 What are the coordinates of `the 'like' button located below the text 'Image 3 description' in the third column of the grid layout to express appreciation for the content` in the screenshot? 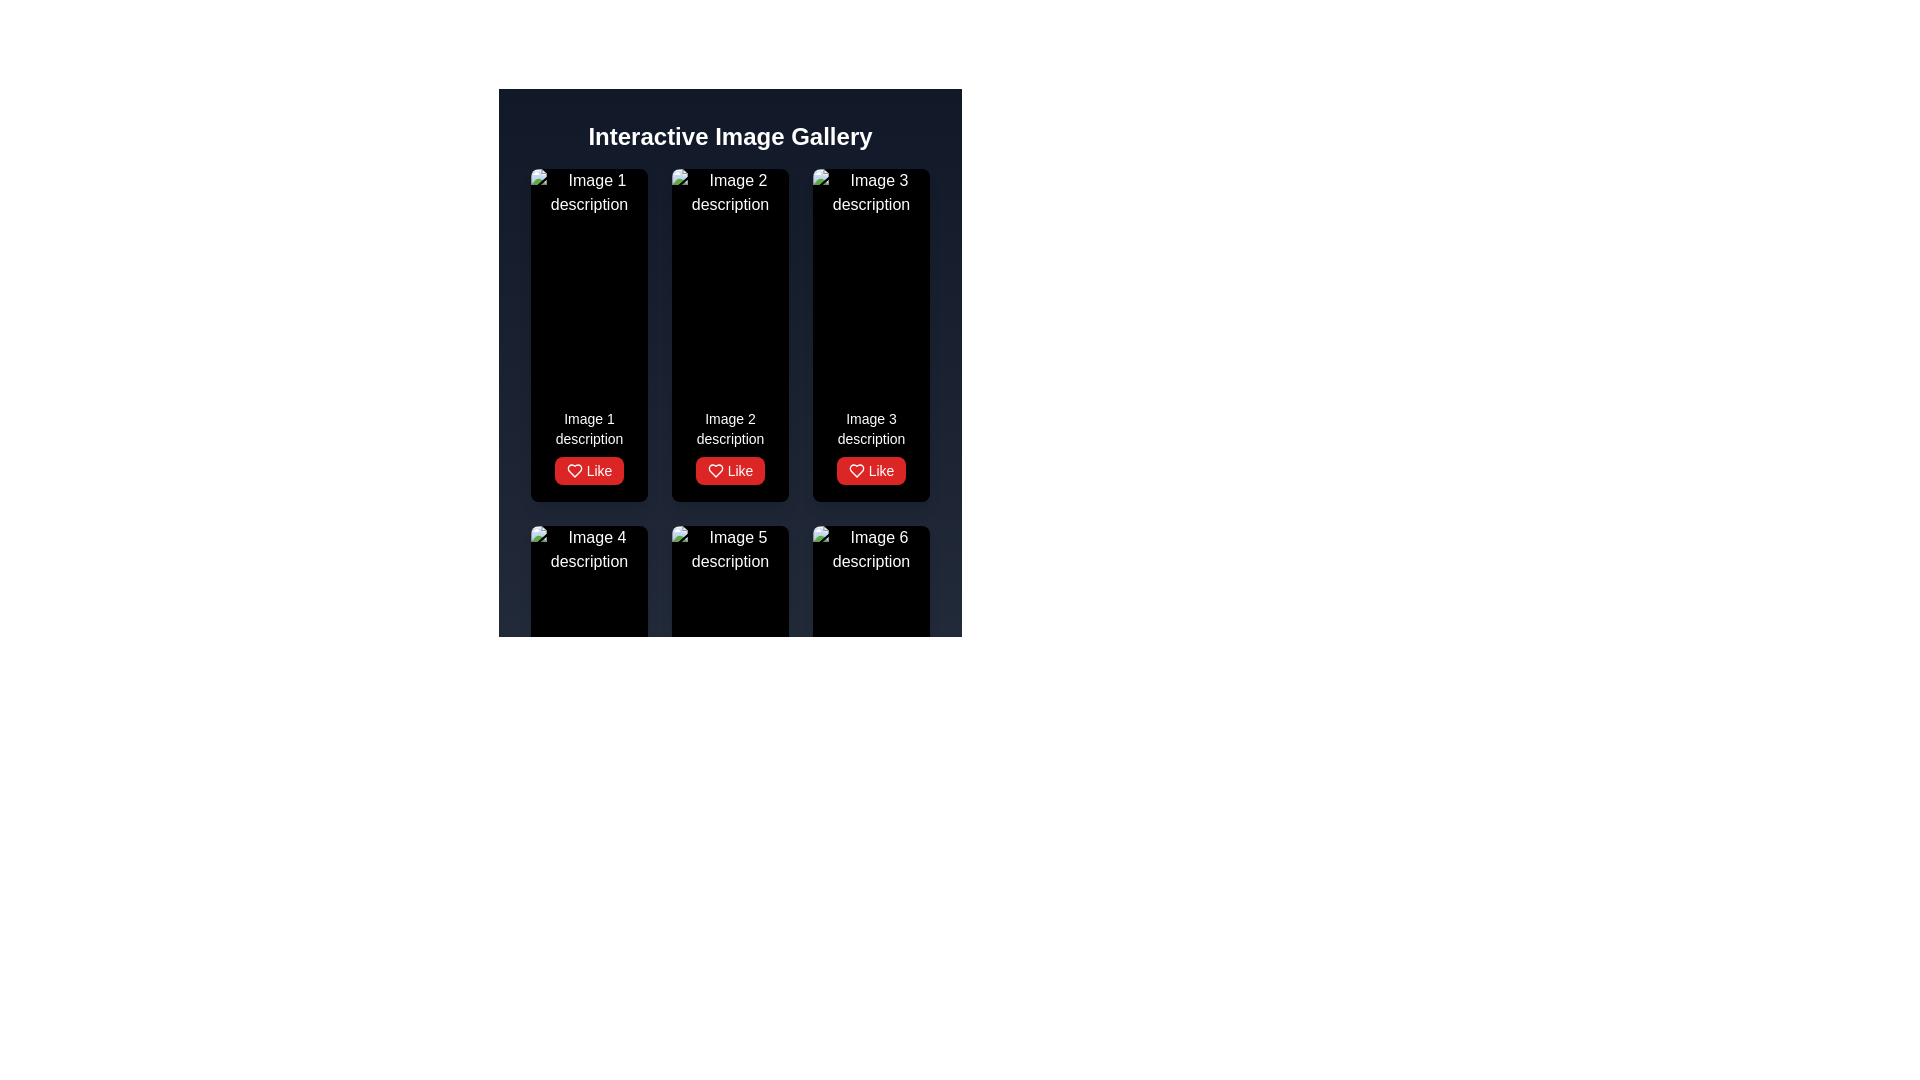 It's located at (871, 470).